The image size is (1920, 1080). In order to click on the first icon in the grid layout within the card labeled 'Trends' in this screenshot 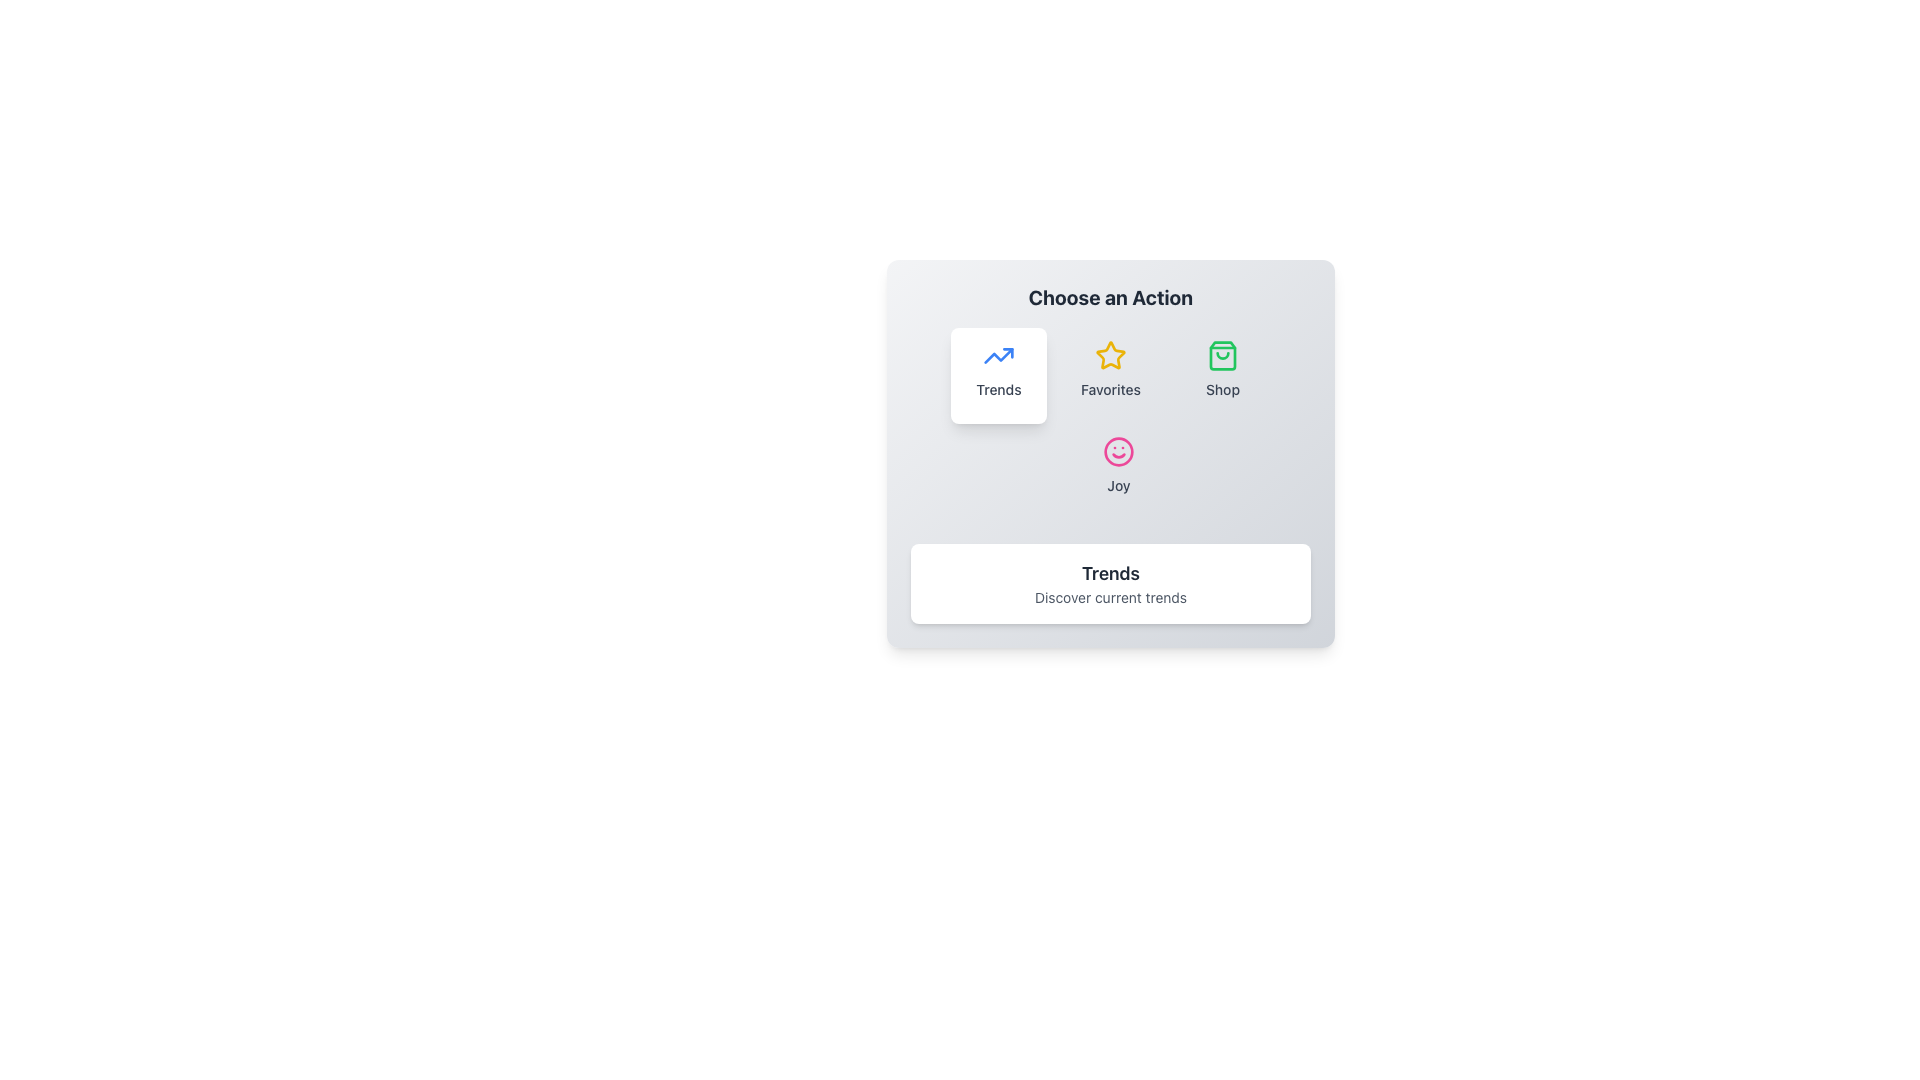, I will do `click(998, 354)`.